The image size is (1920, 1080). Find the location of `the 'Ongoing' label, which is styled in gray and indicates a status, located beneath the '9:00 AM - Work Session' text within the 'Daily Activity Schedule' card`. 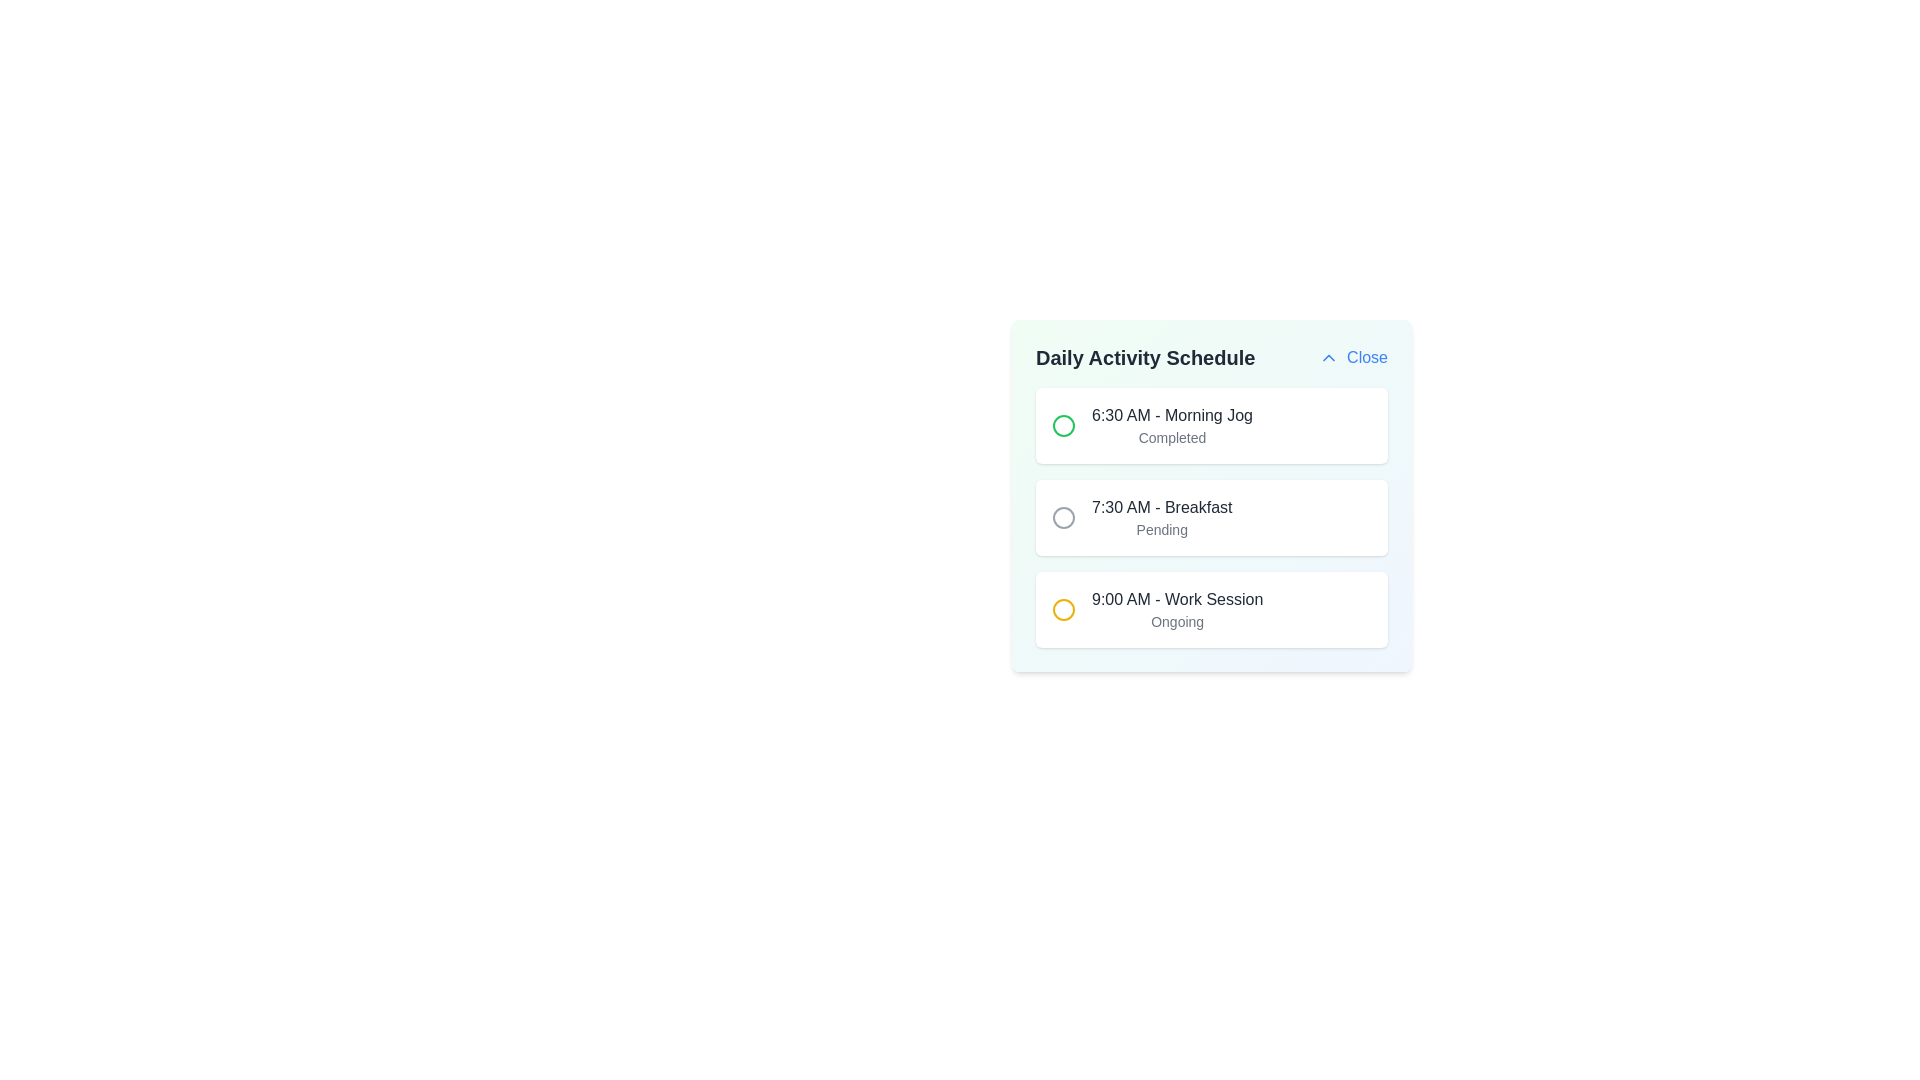

the 'Ongoing' label, which is styled in gray and indicates a status, located beneath the '9:00 AM - Work Session' text within the 'Daily Activity Schedule' card is located at coordinates (1177, 620).